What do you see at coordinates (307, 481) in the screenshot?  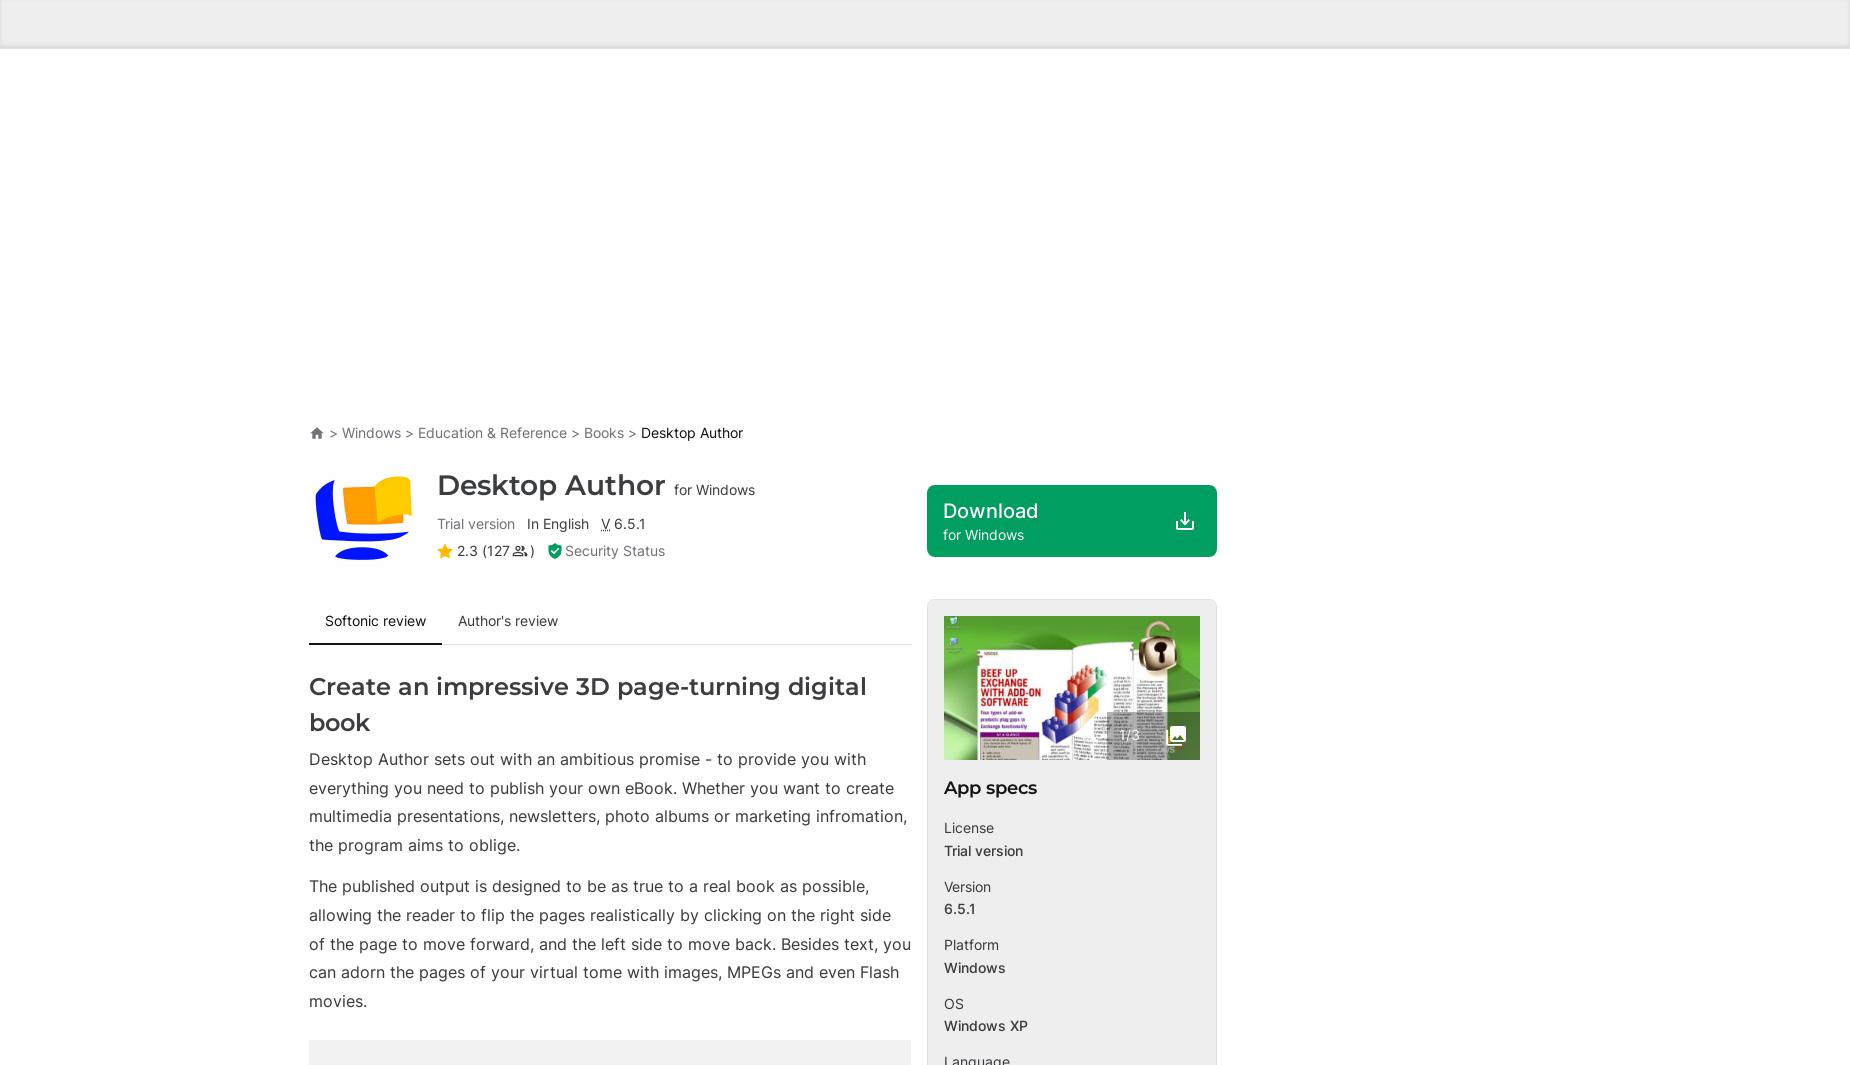 I see `'Related Articles'` at bounding box center [307, 481].